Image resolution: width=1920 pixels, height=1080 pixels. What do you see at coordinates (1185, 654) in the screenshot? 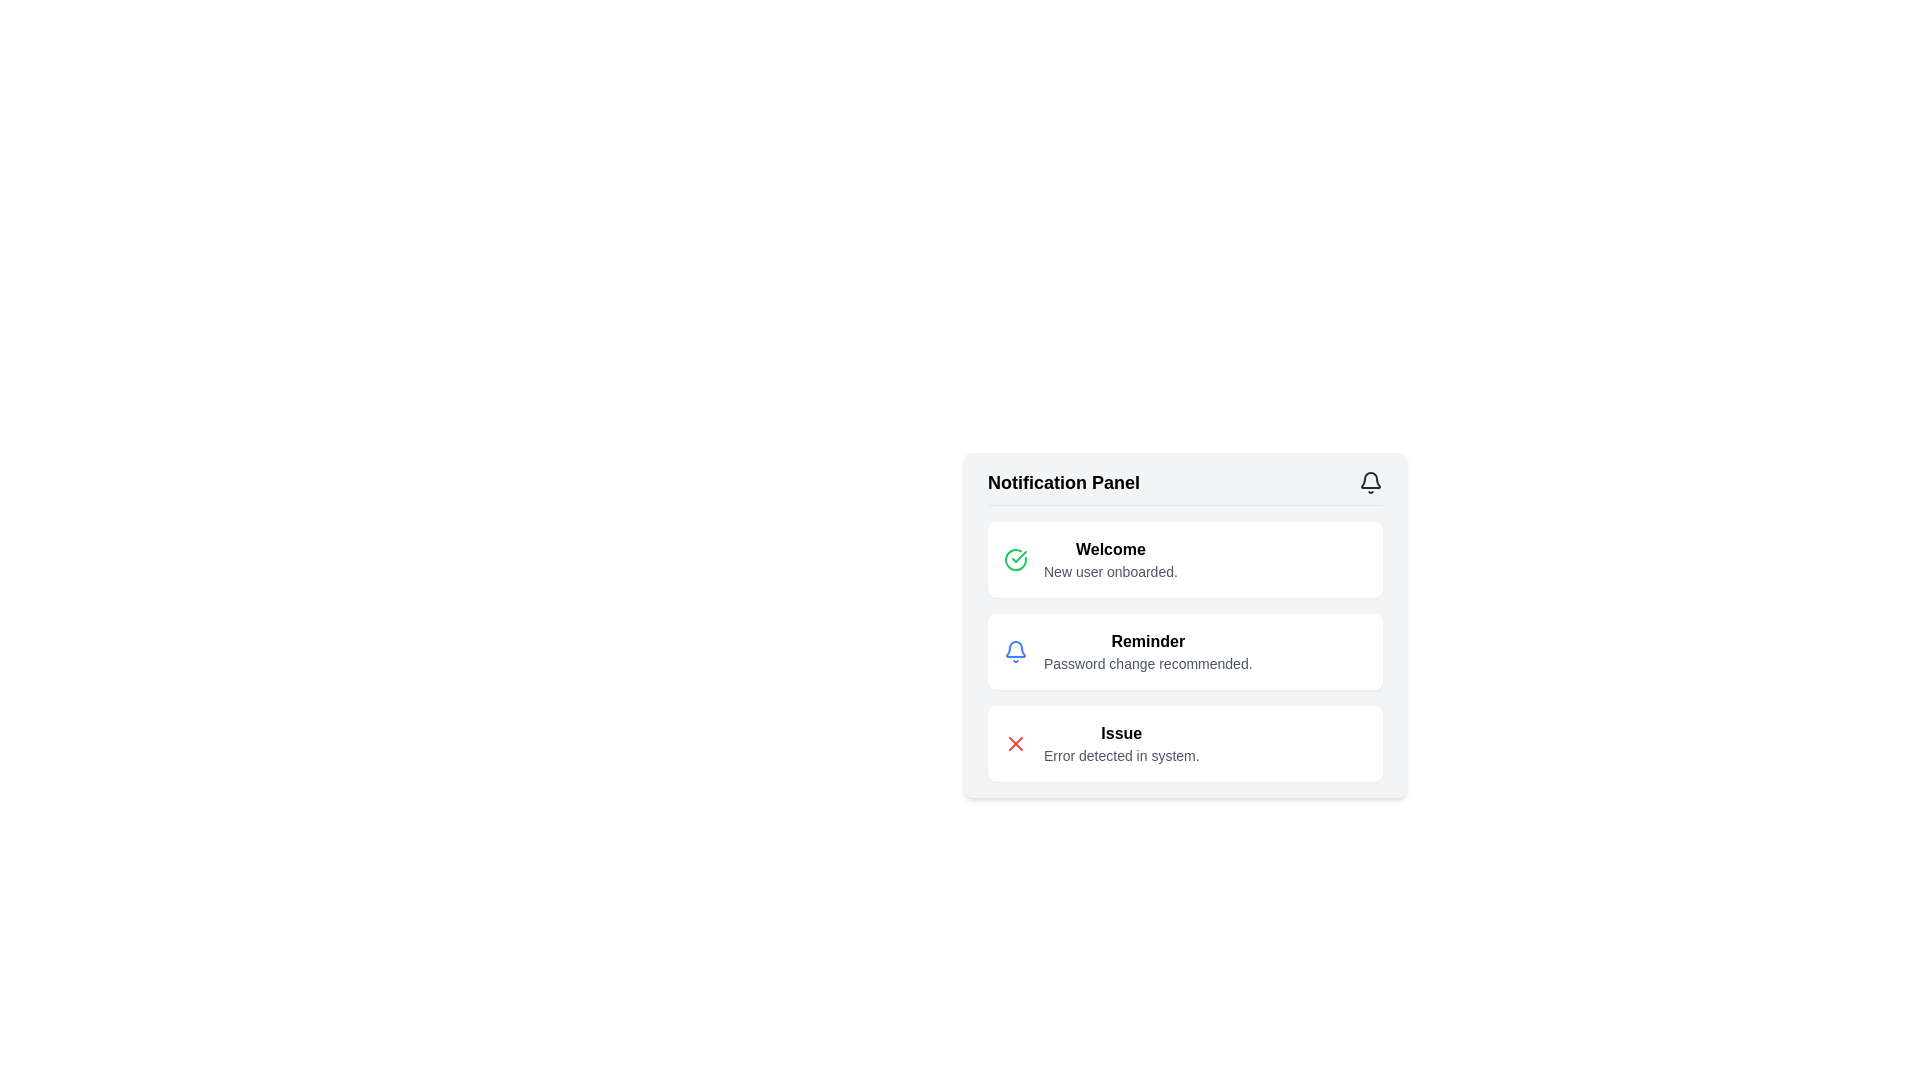
I see `the second notification card in the Notification Panel, which contains the word 'Reminder' in bold and the descriptive text 'Password change recommended.'` at bounding box center [1185, 654].